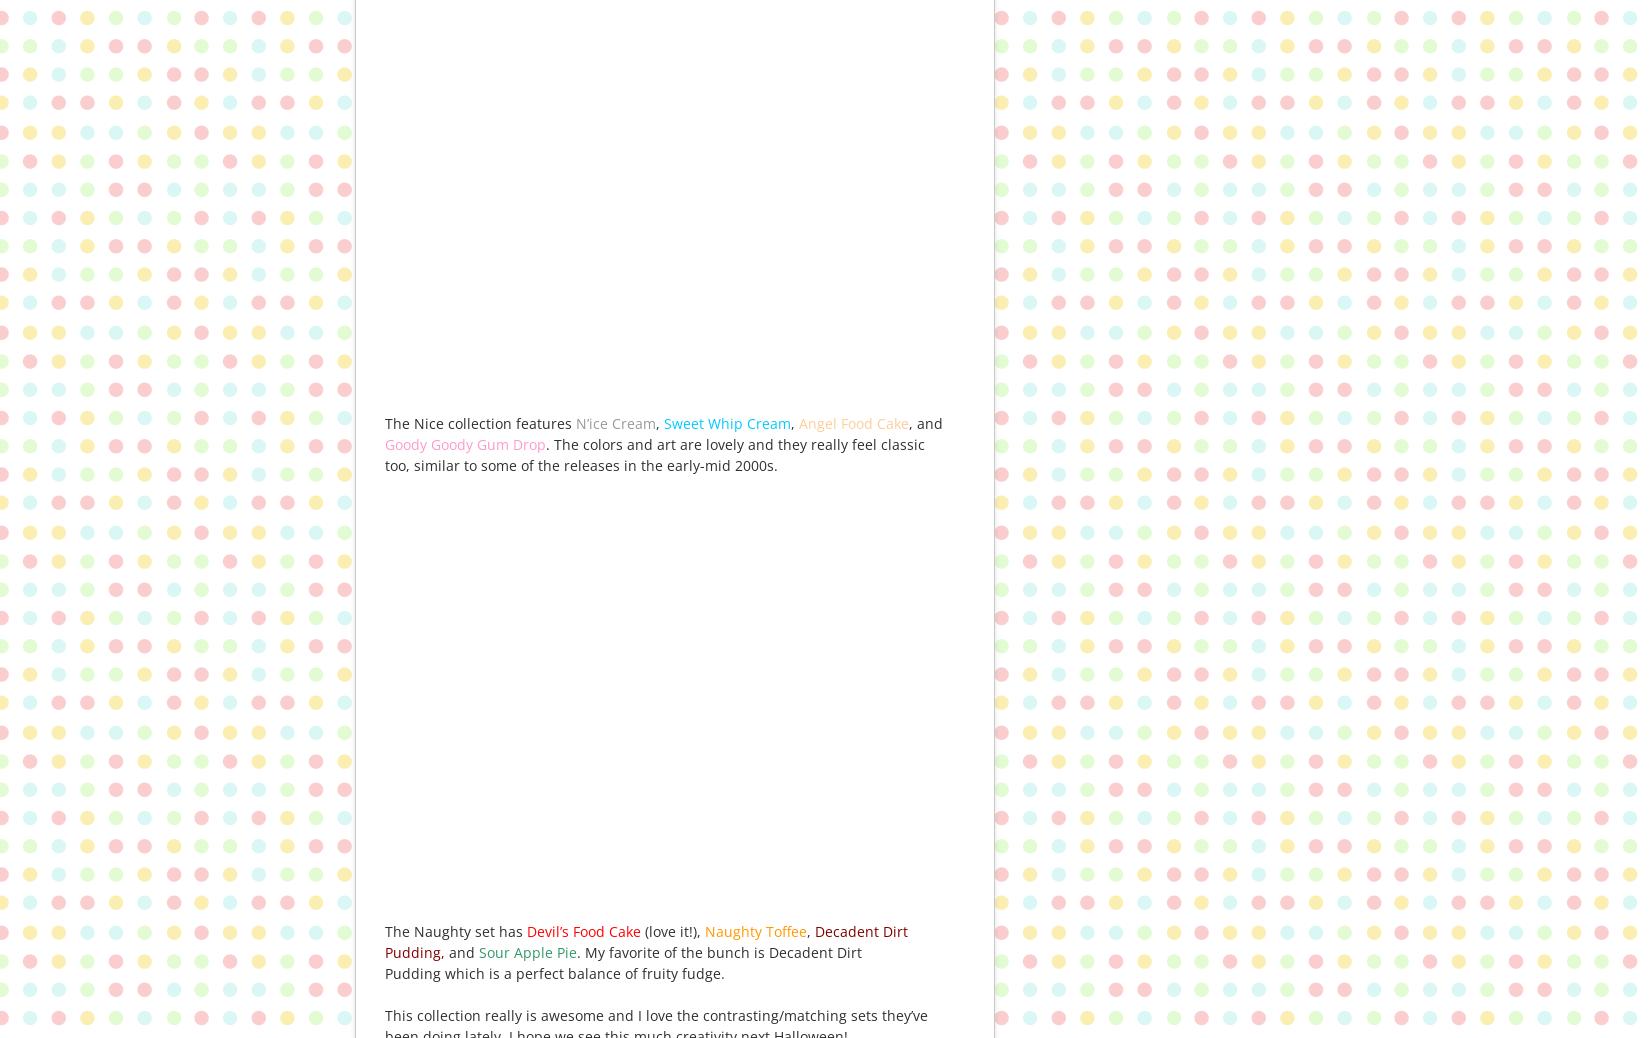  I want to click on ', and', so click(925, 422).